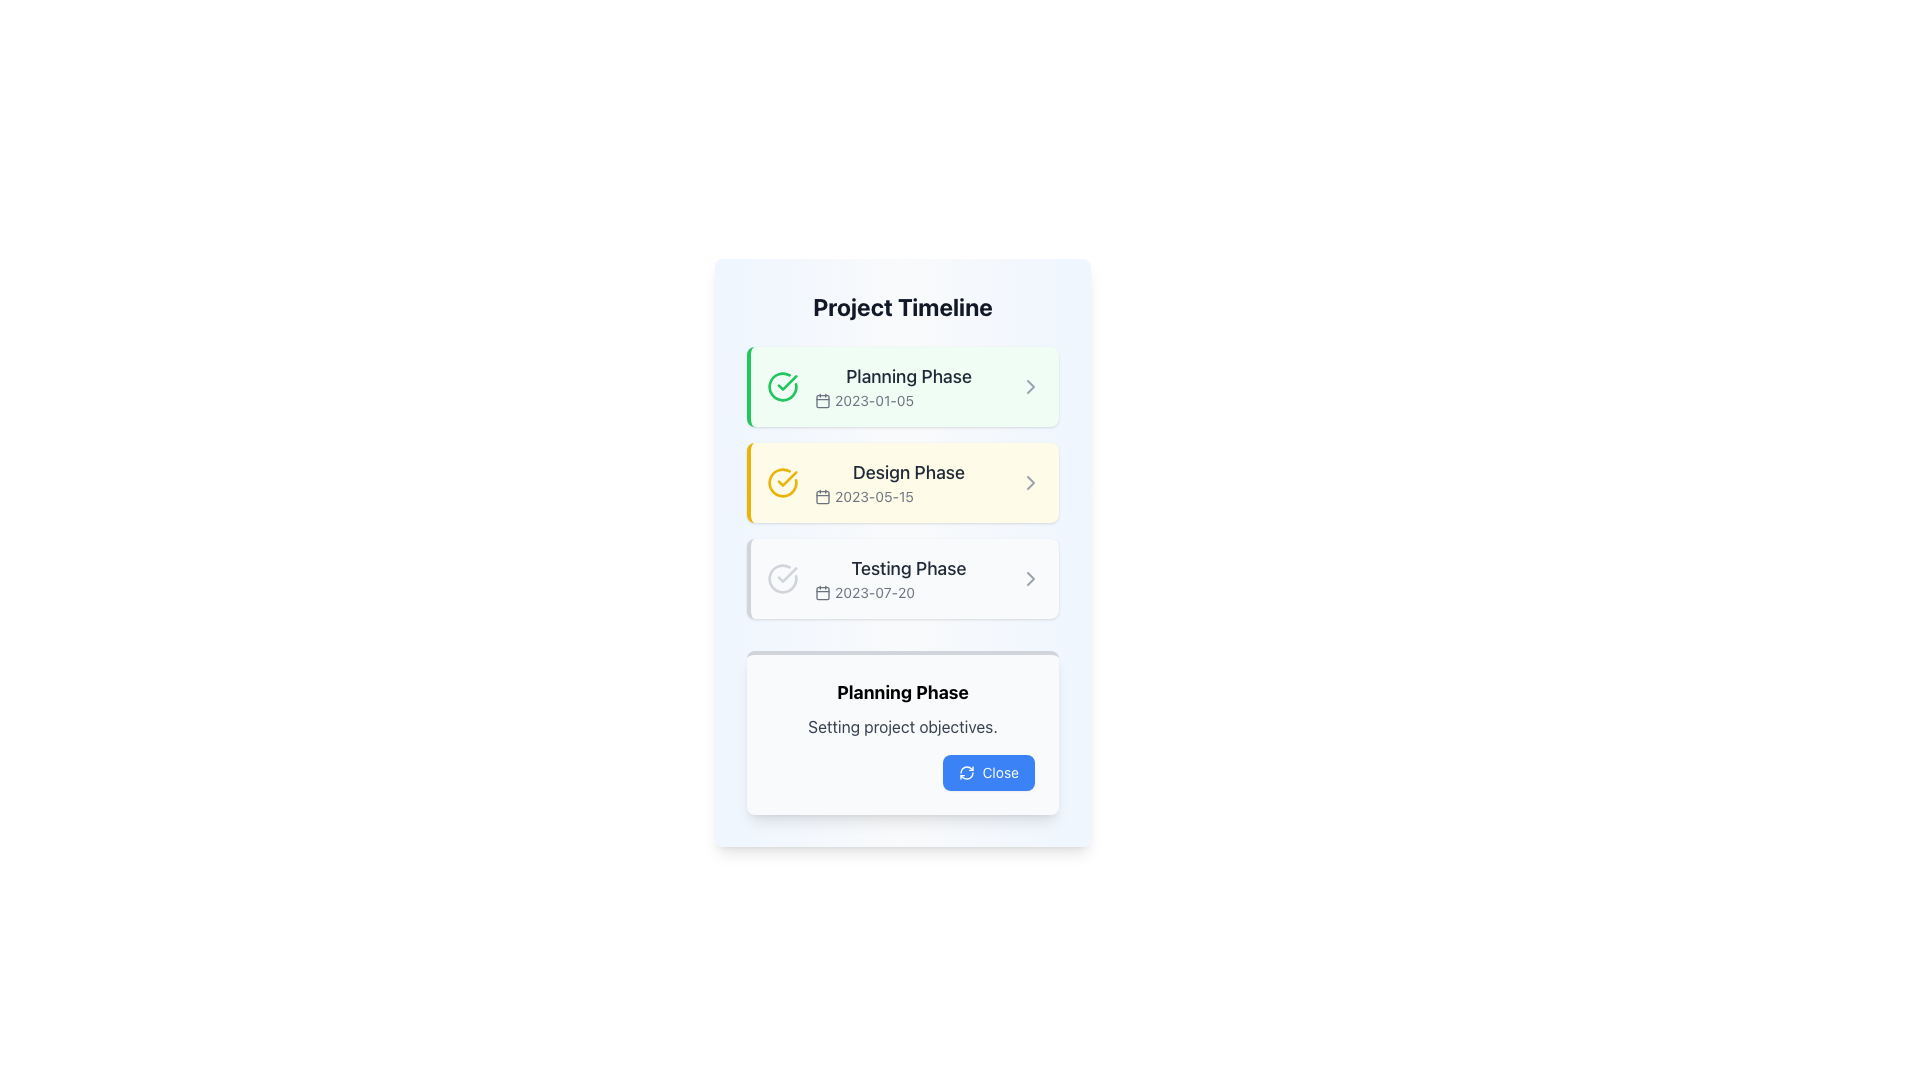 The height and width of the screenshot is (1080, 1920). I want to click on the 'Planning Phase' button, which is the first step card, so click(901, 386).